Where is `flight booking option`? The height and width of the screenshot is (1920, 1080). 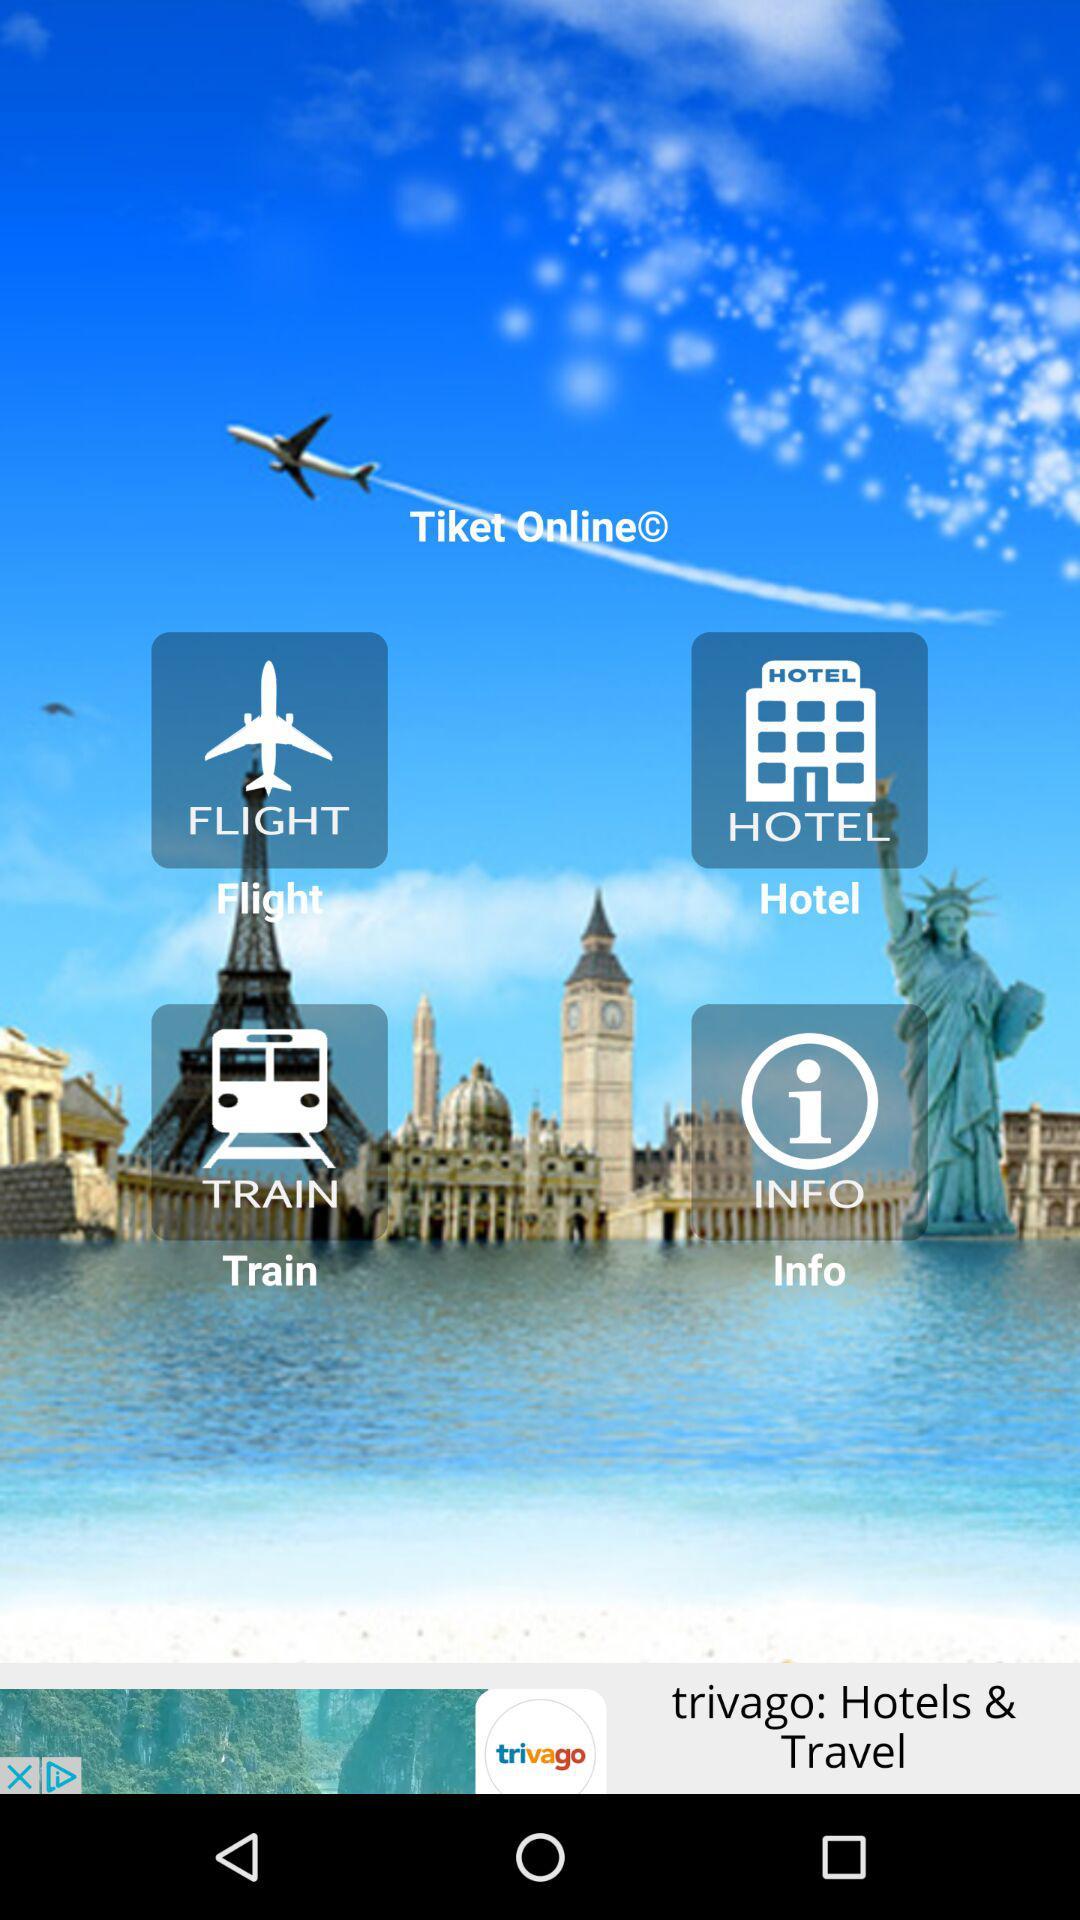 flight booking option is located at coordinates (268, 749).